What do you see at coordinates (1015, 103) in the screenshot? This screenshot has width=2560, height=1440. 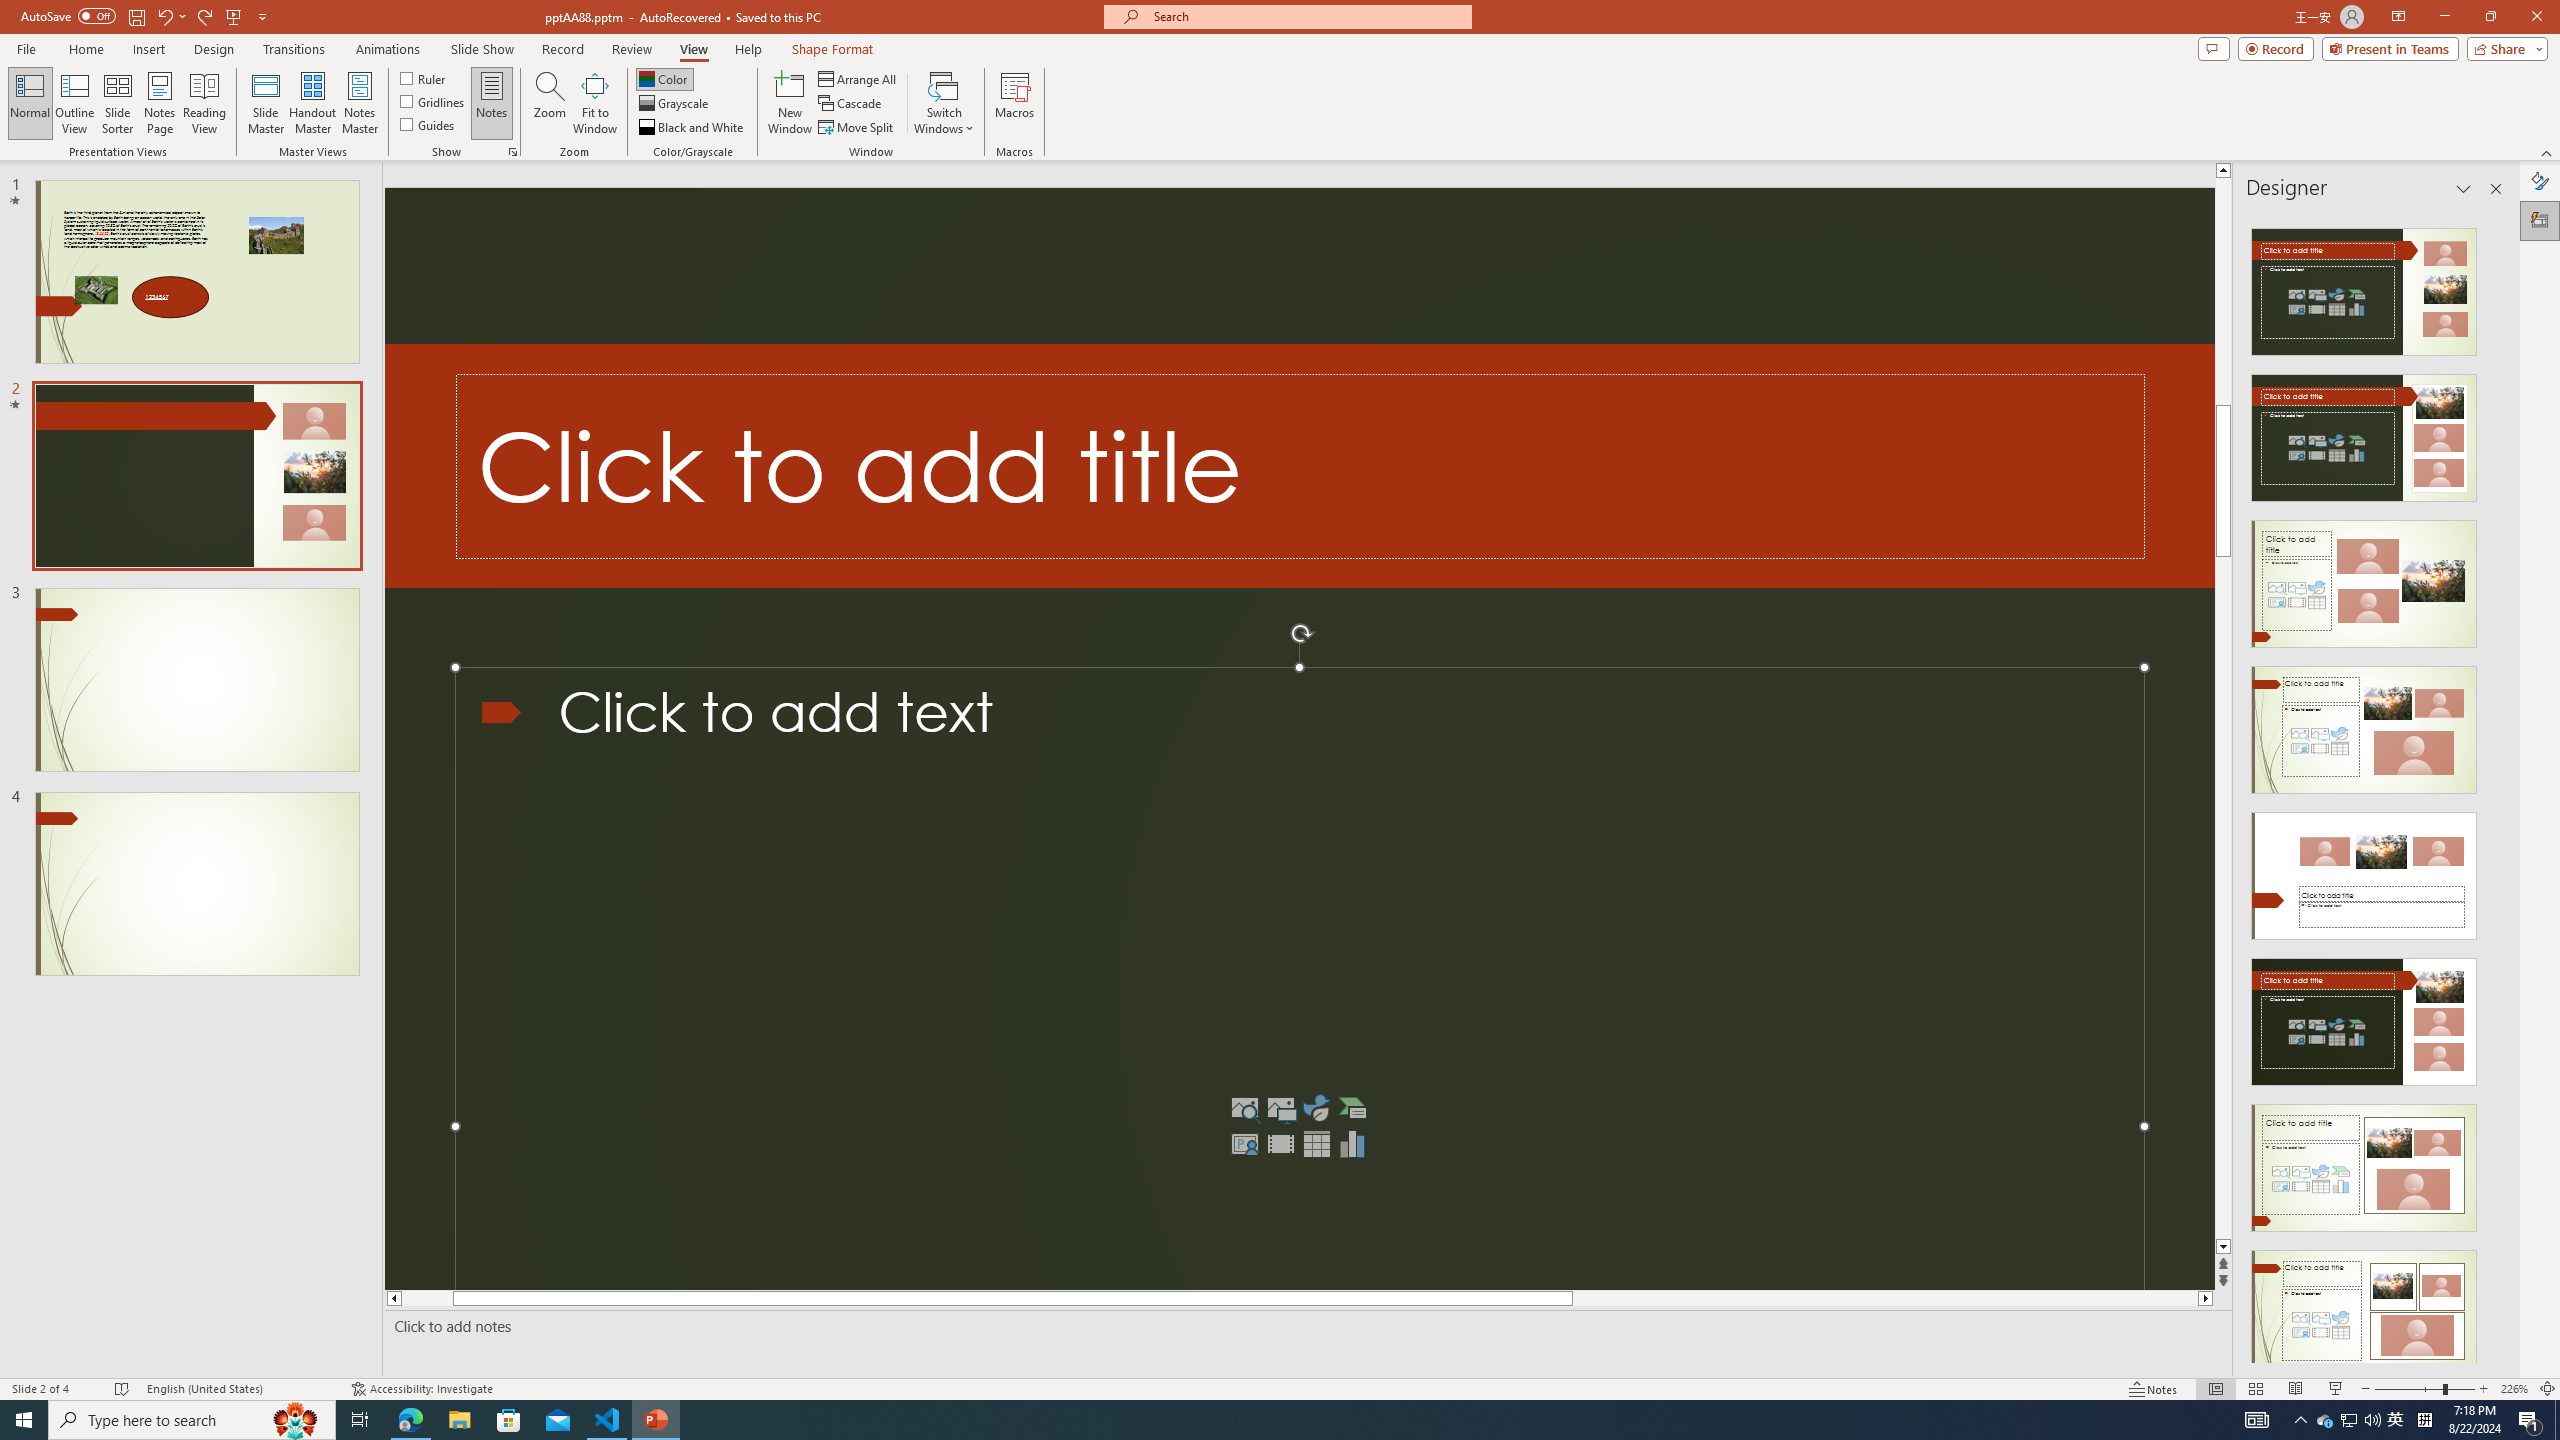 I see `'Macros'` at bounding box center [1015, 103].